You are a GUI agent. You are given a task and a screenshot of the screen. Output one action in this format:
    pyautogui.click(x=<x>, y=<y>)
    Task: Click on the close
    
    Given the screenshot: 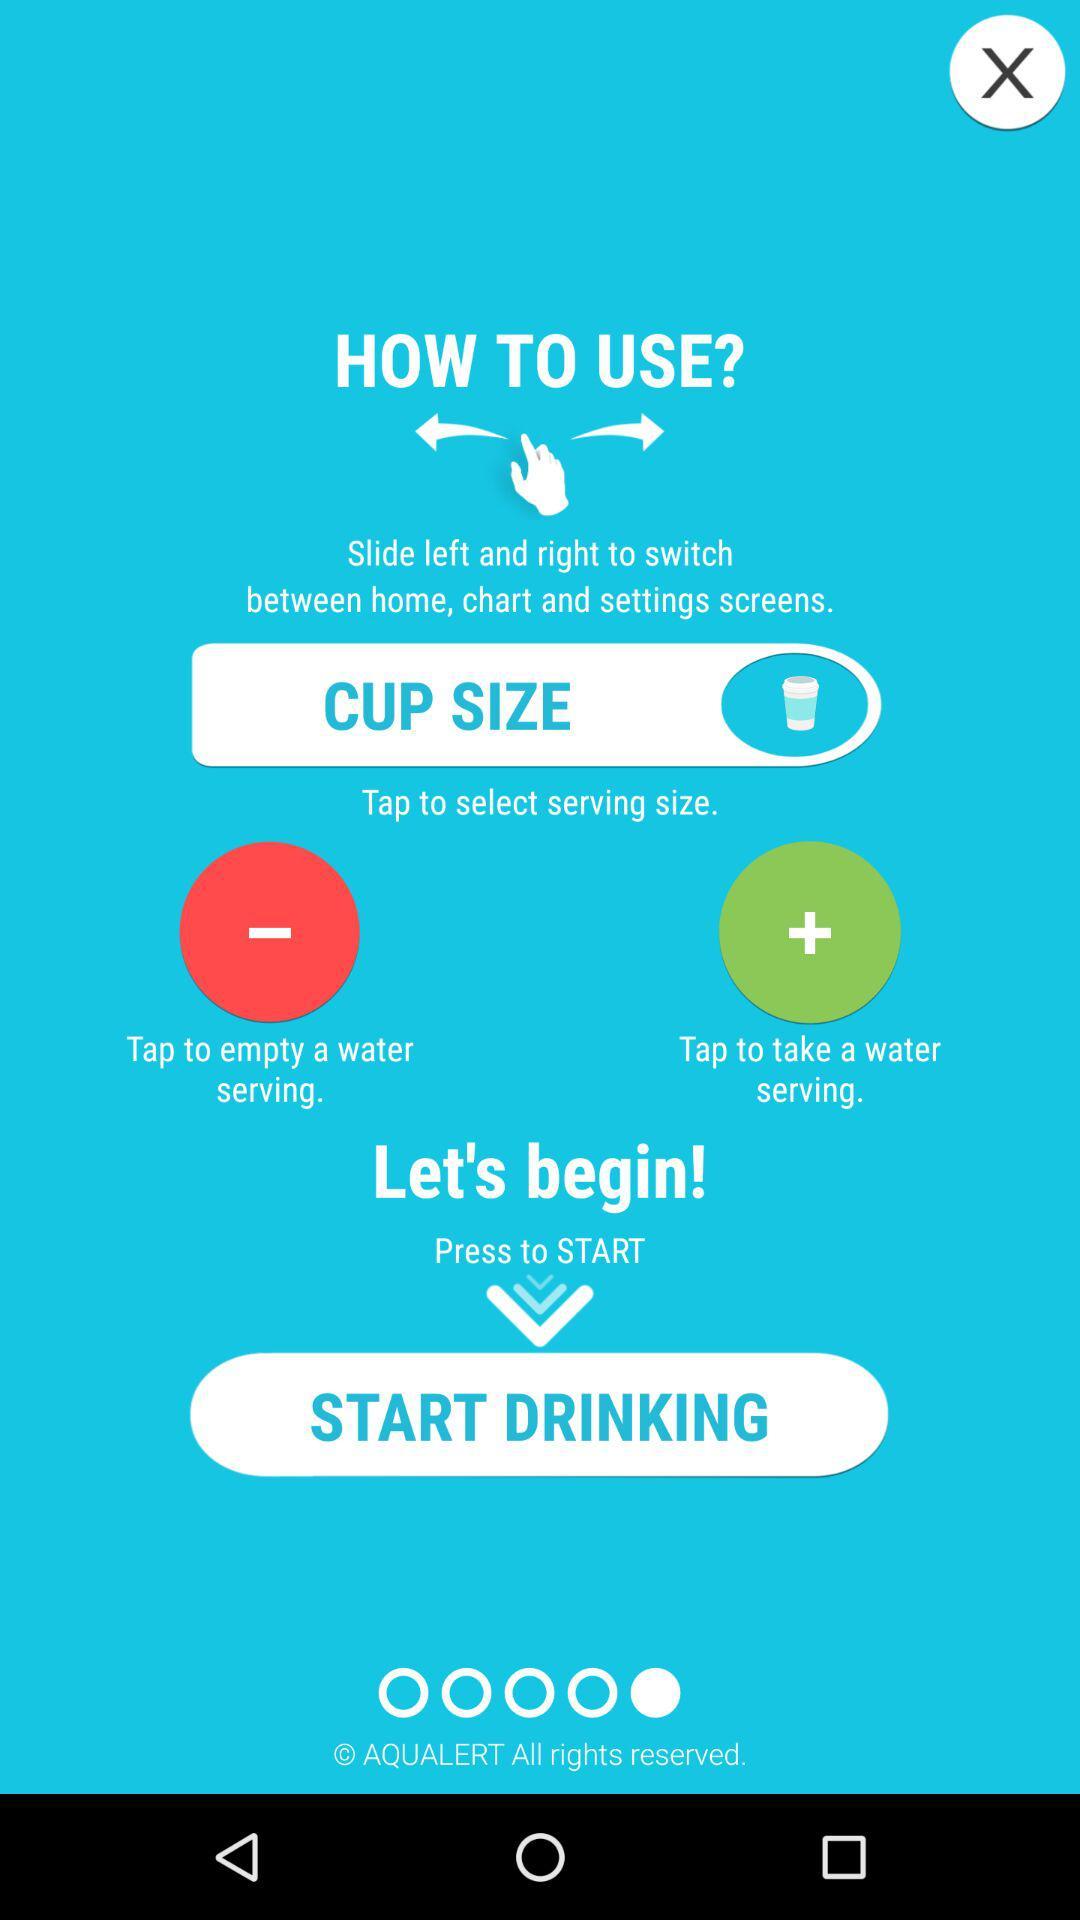 What is the action you would take?
    pyautogui.click(x=1007, y=72)
    